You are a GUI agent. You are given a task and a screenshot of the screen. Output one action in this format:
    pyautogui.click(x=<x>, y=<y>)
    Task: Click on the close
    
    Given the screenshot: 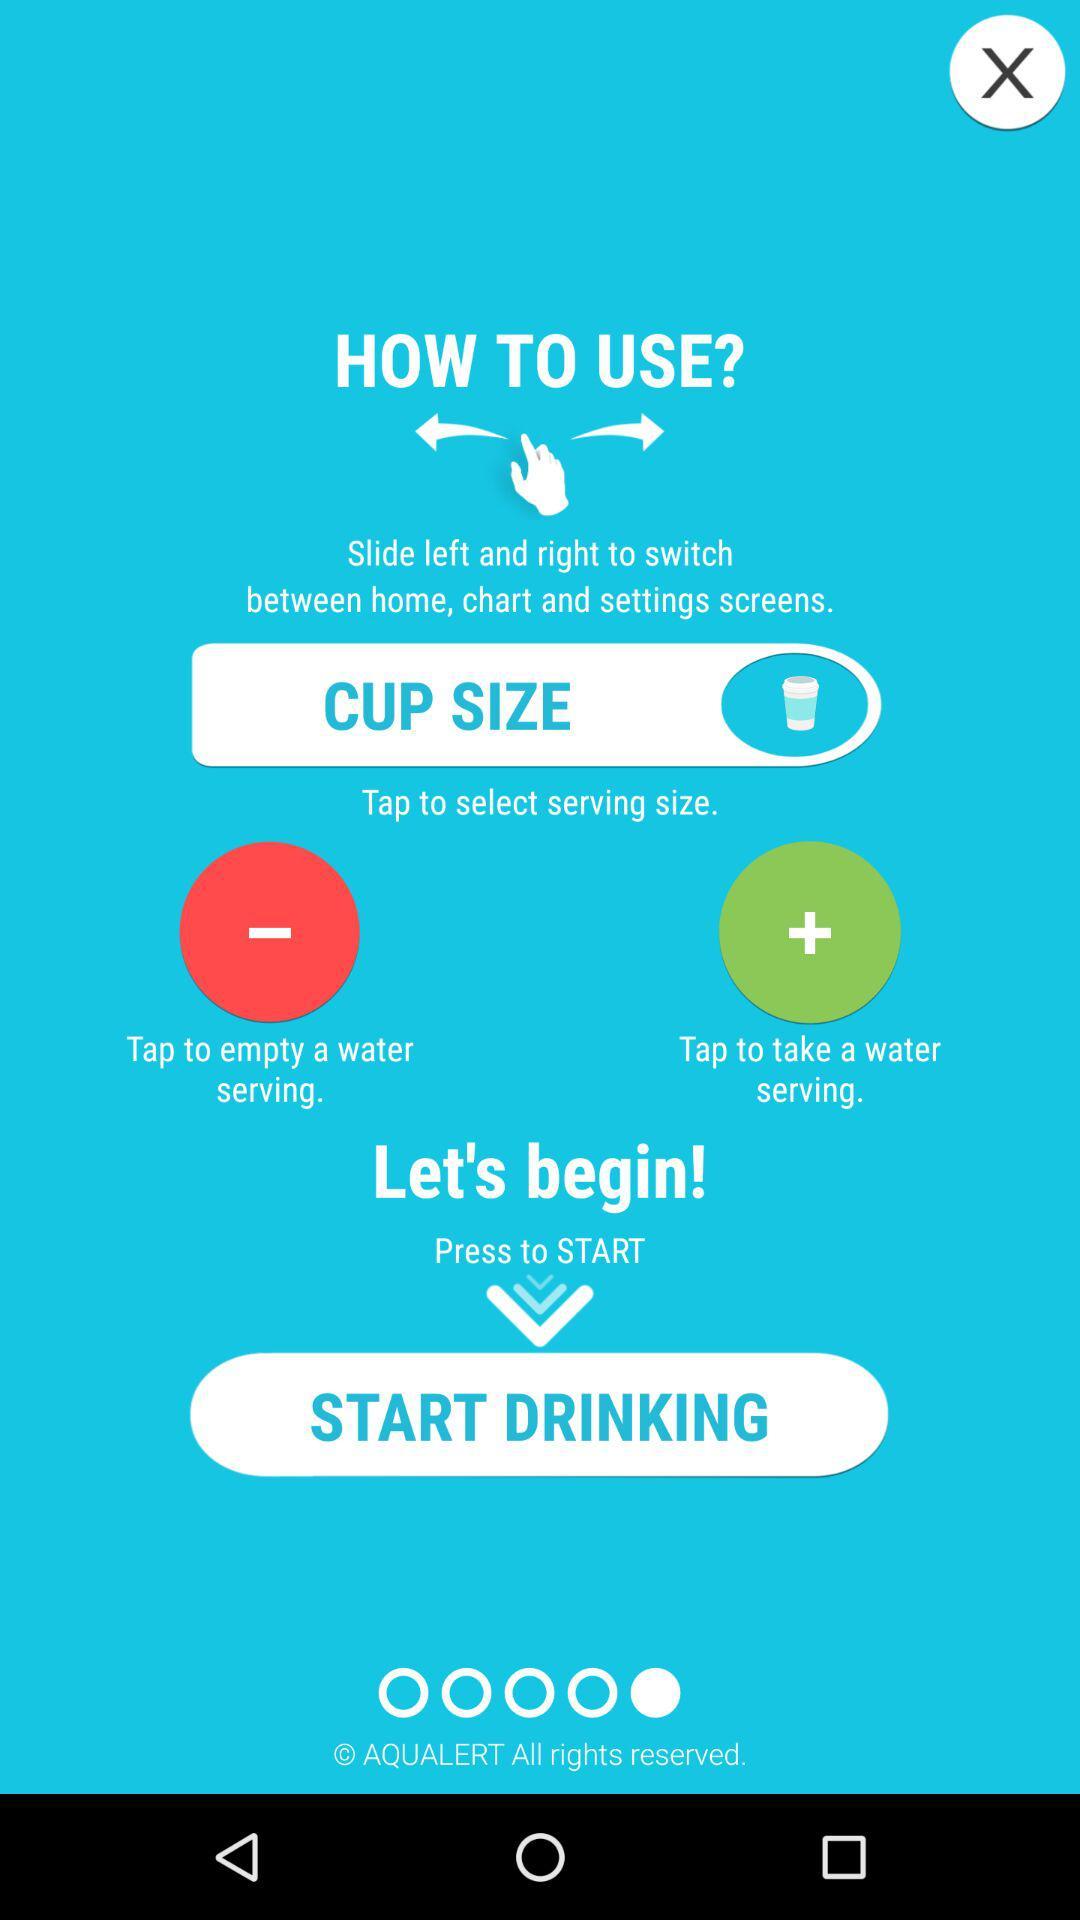 What is the action you would take?
    pyautogui.click(x=1007, y=72)
    